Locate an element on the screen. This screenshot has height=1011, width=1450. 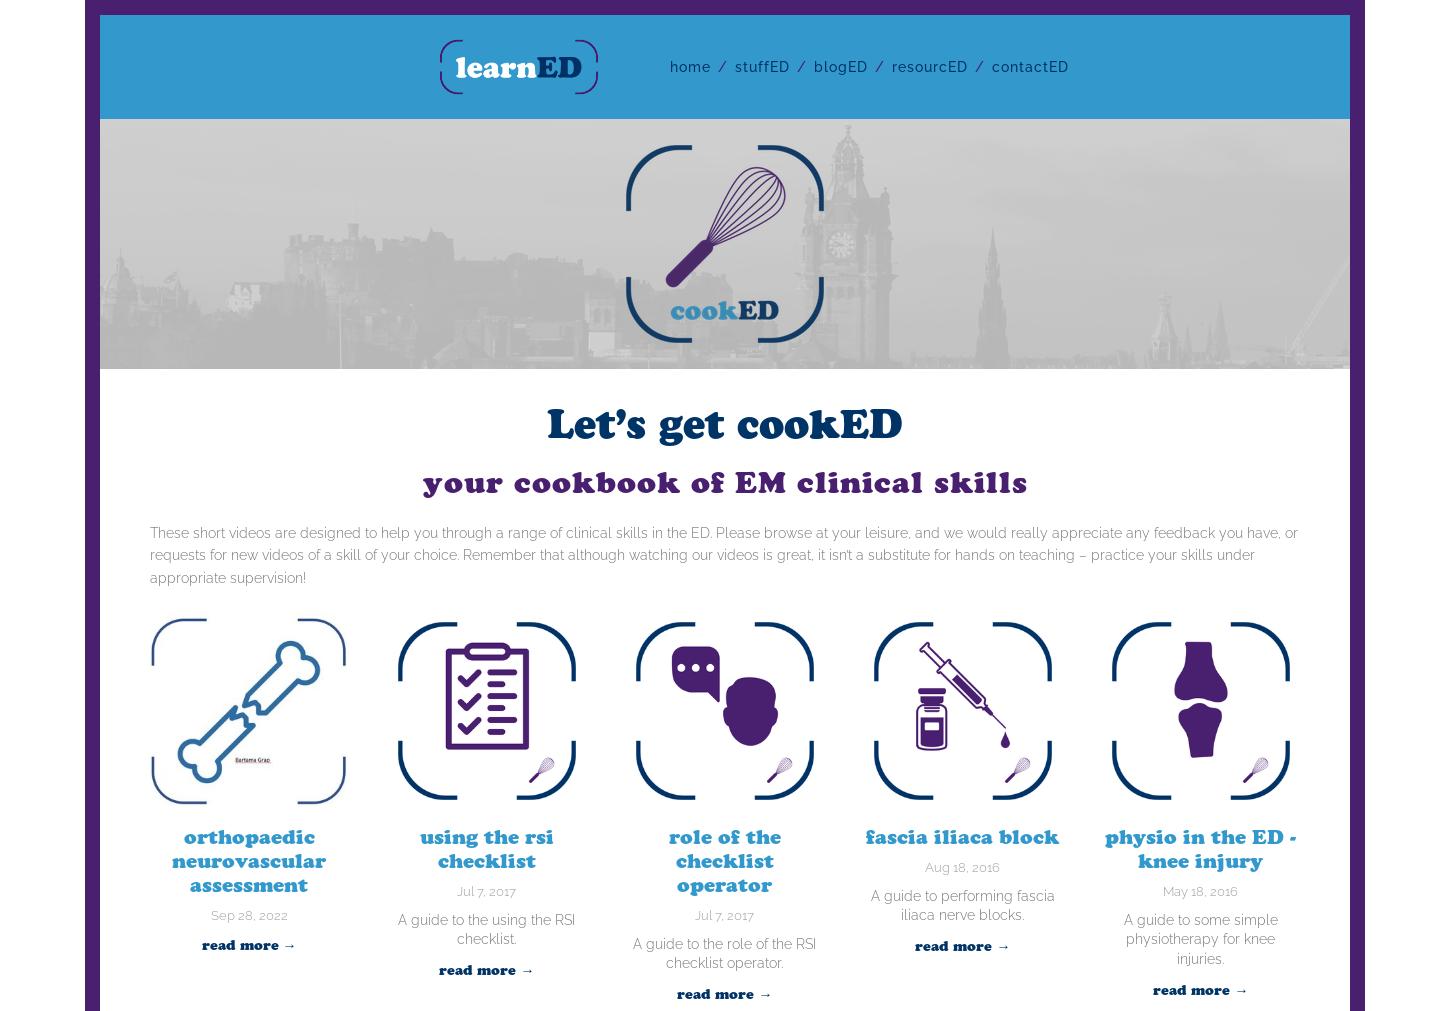
'A guide to the role of the RSI checklist operator.' is located at coordinates (632, 952).